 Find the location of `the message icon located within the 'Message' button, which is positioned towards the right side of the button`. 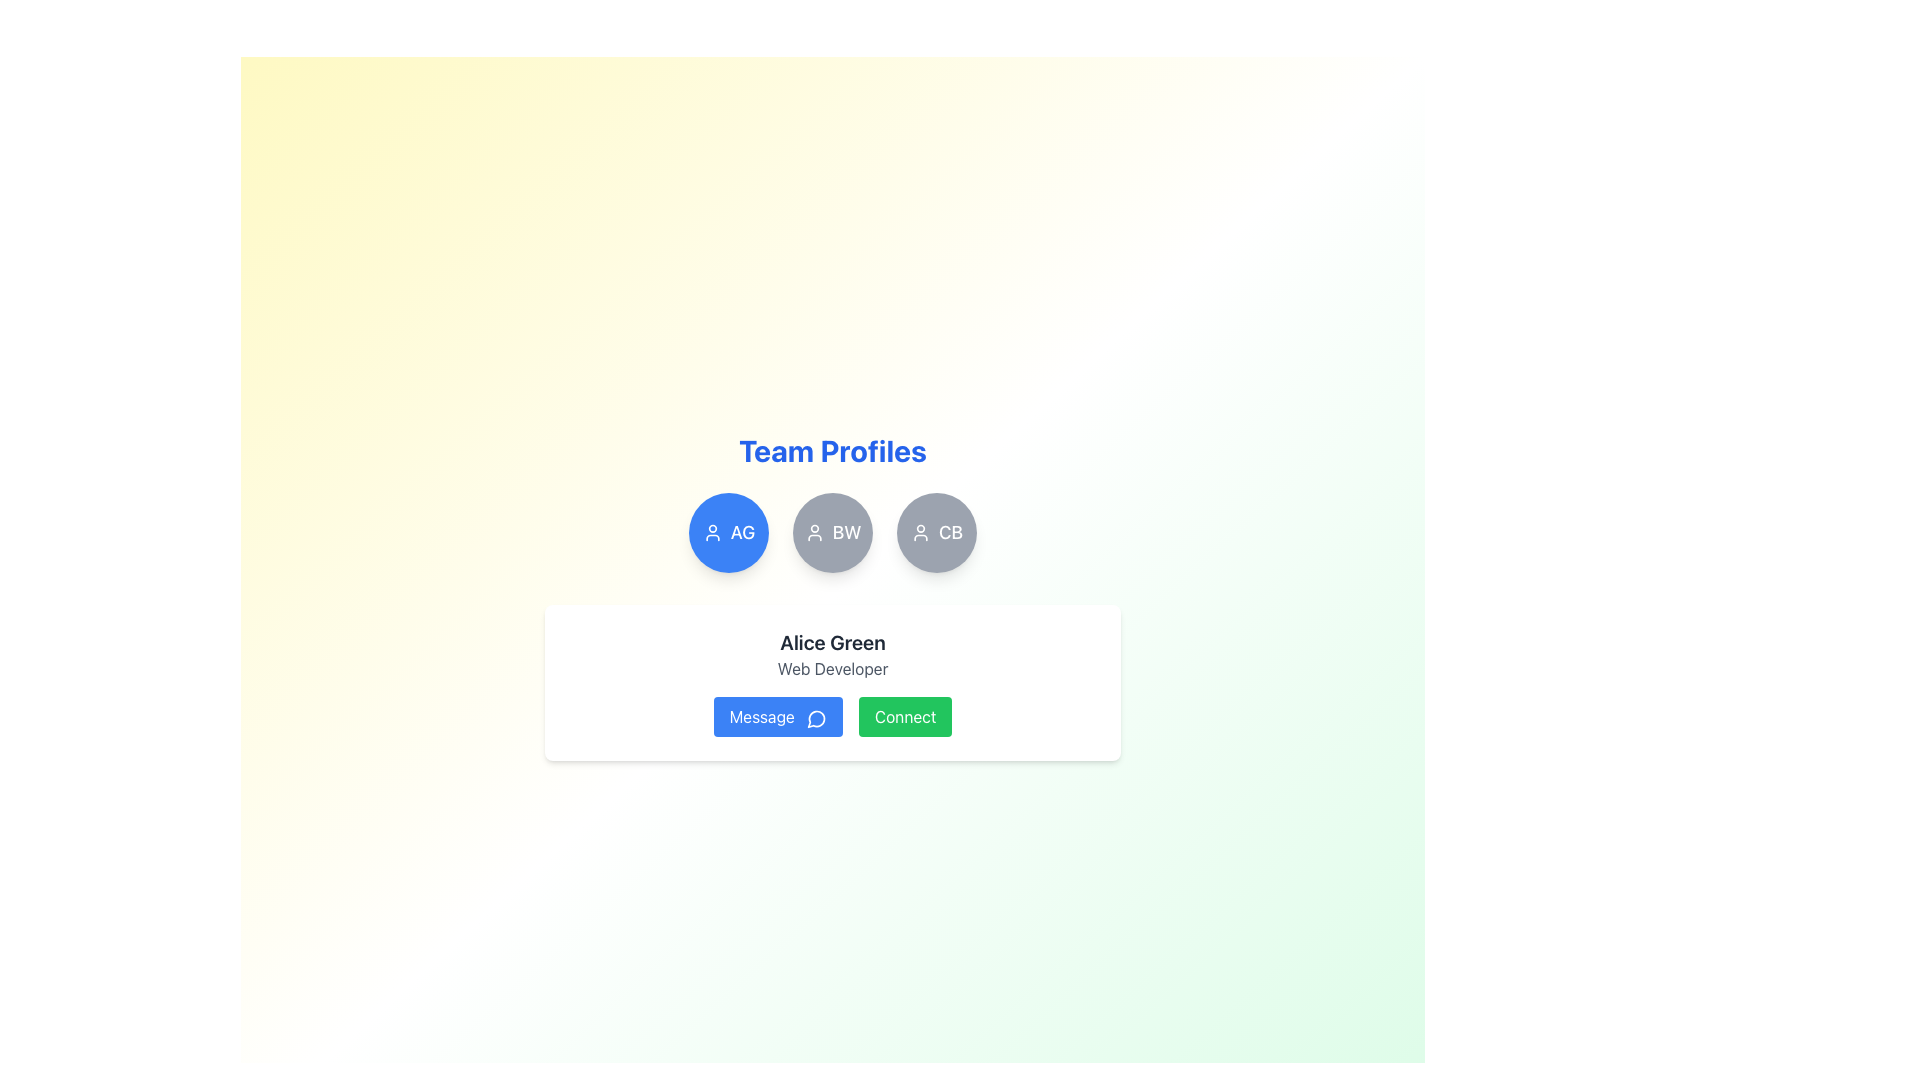

the message icon located within the 'Message' button, which is positioned towards the right side of the button is located at coordinates (816, 717).